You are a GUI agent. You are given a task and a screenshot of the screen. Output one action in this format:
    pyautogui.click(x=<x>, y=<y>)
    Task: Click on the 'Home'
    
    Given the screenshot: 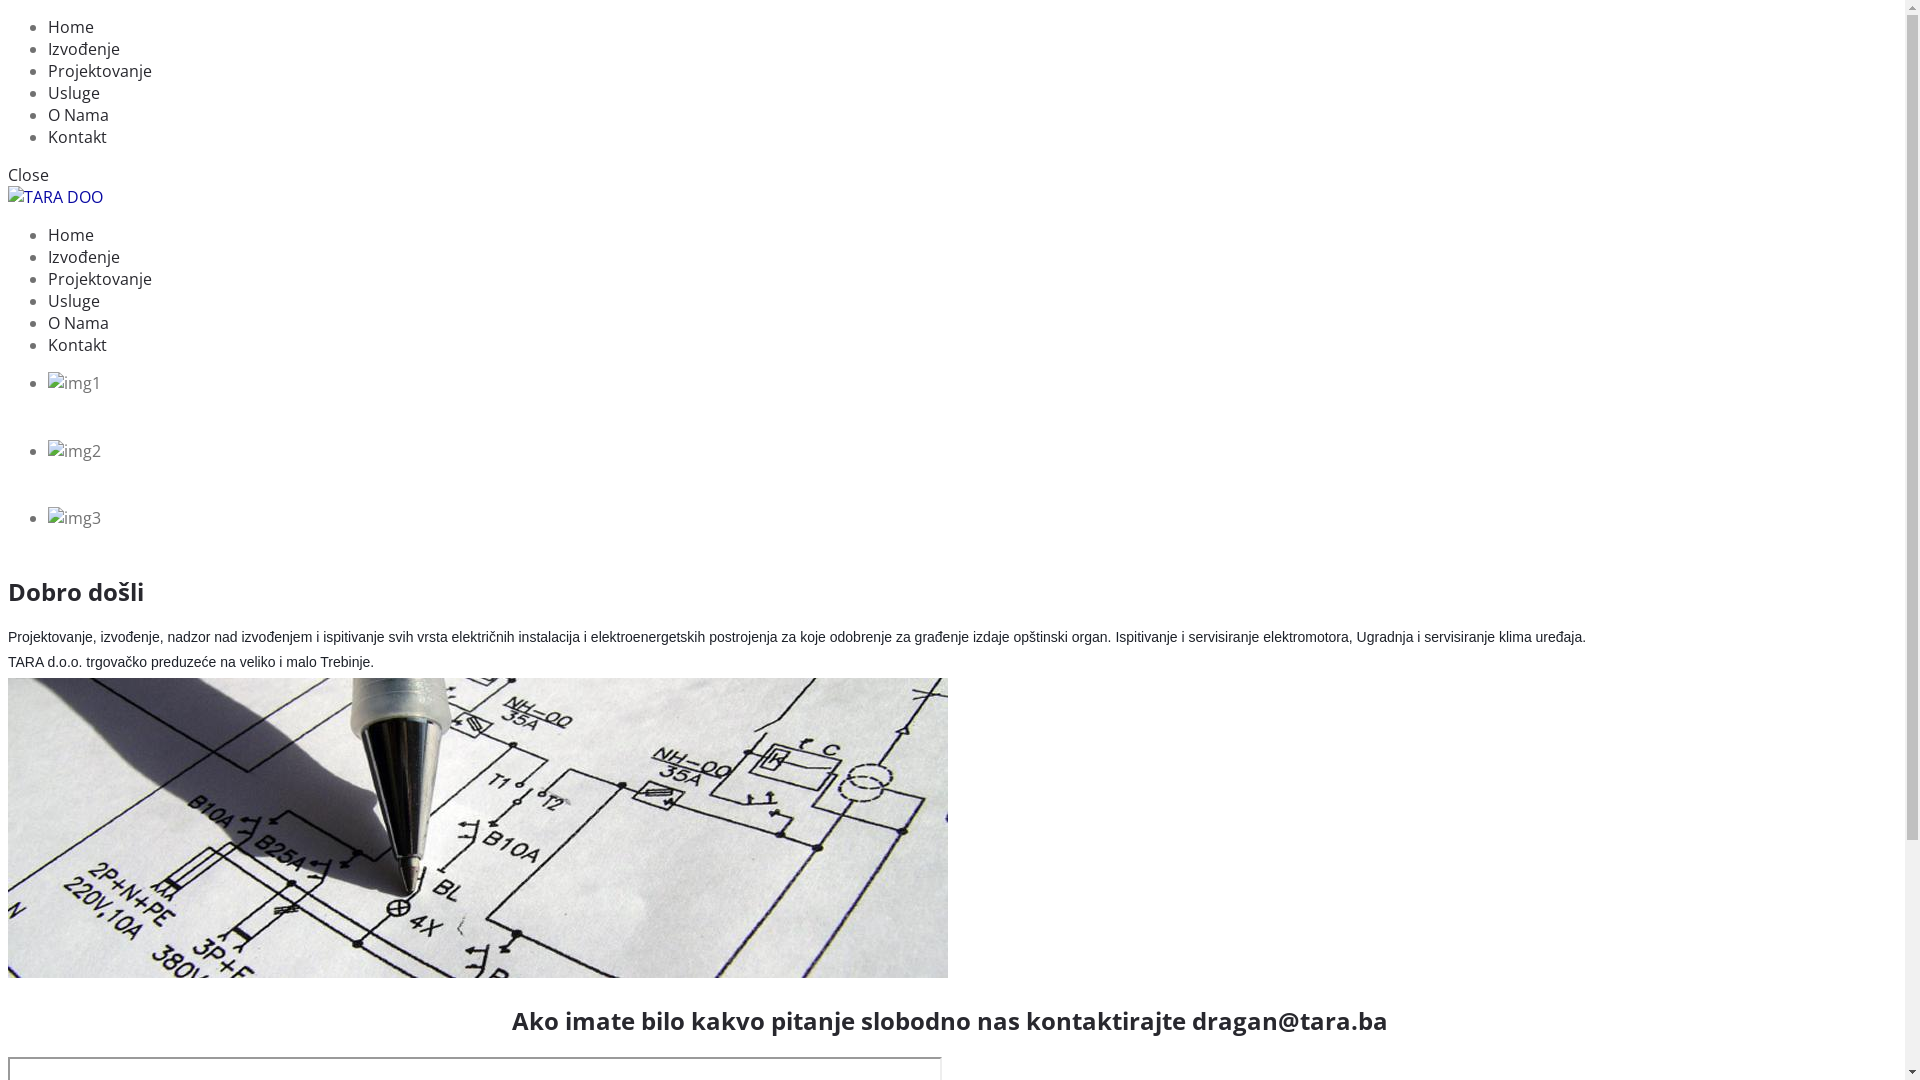 What is the action you would take?
    pyautogui.click(x=71, y=234)
    